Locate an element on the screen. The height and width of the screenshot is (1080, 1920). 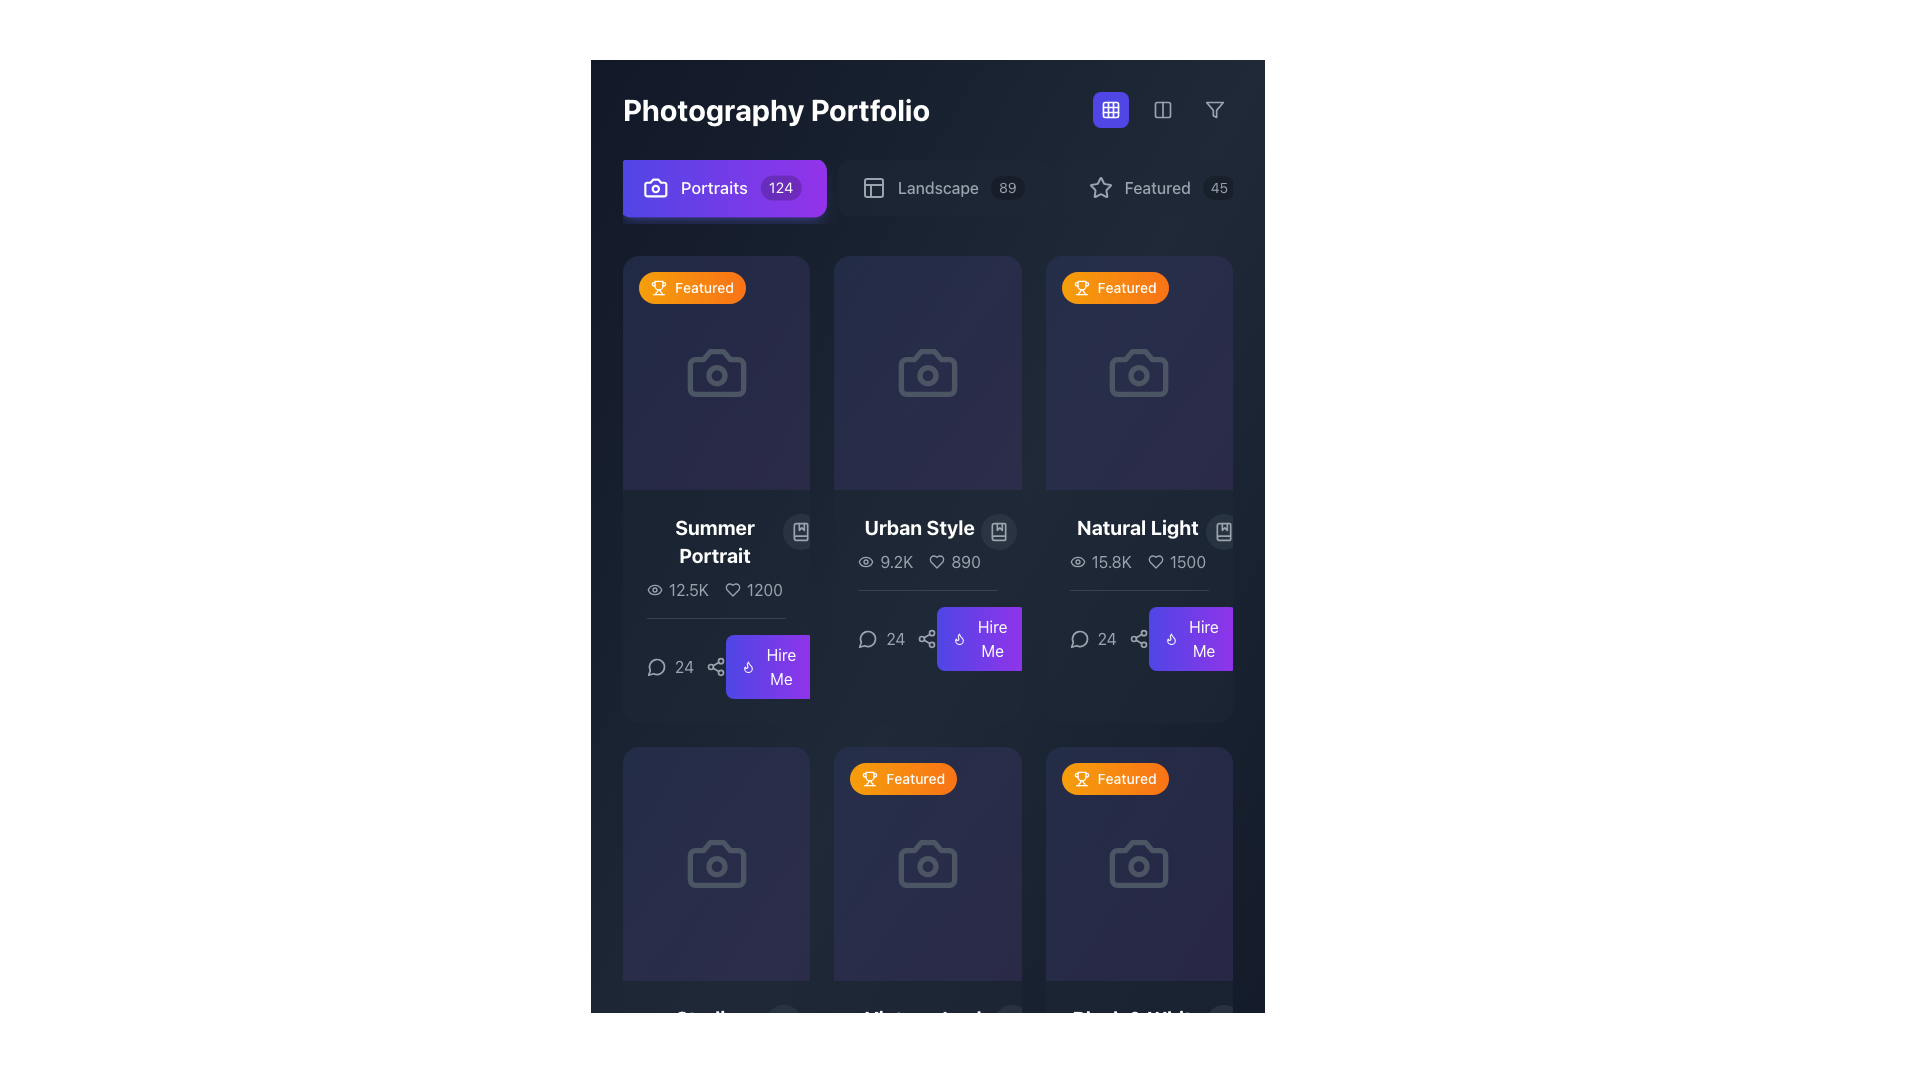
the decorative circle element that represents the camera icon in the second row and third column of the 'Photography Portfolio' section, which is part of a set of featured cards is located at coordinates (926, 865).